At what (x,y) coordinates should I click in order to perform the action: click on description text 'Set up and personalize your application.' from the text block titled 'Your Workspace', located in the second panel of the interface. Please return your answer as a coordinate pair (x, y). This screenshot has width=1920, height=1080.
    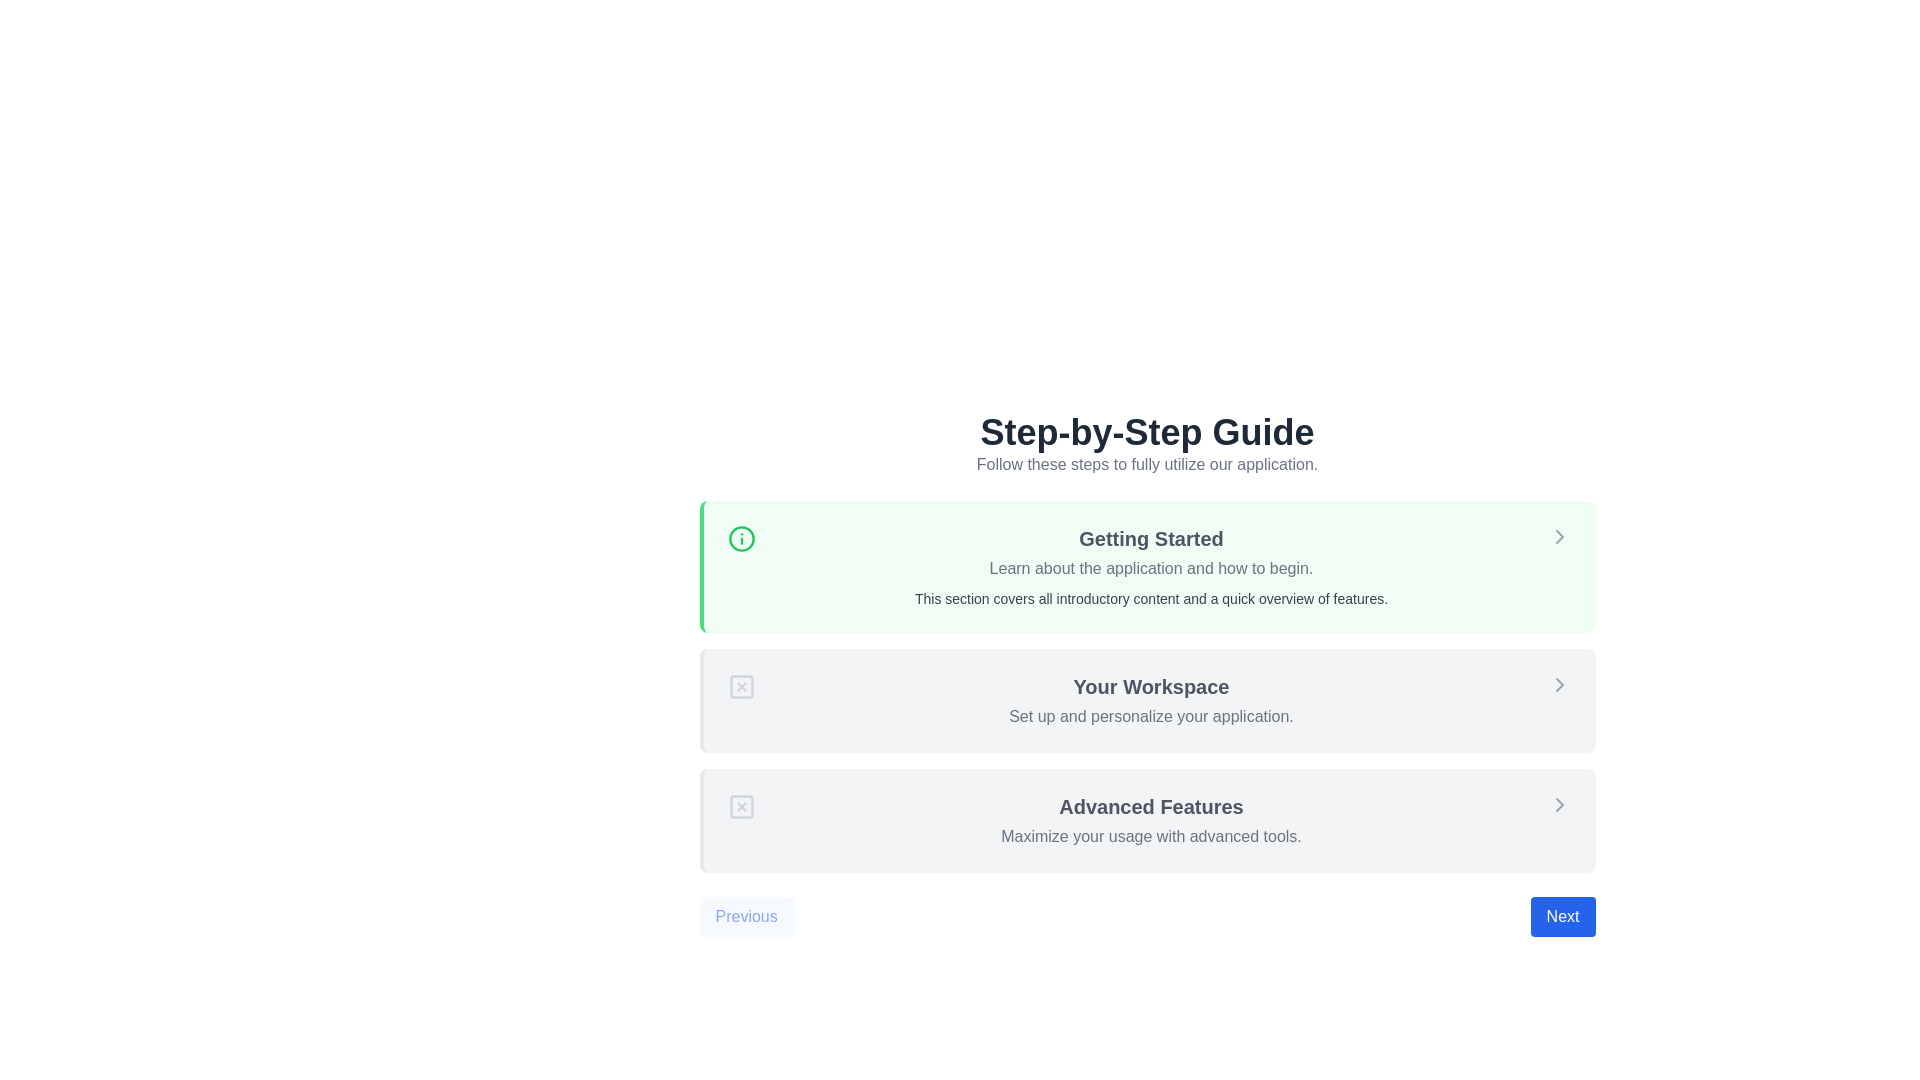
    Looking at the image, I should click on (1151, 700).